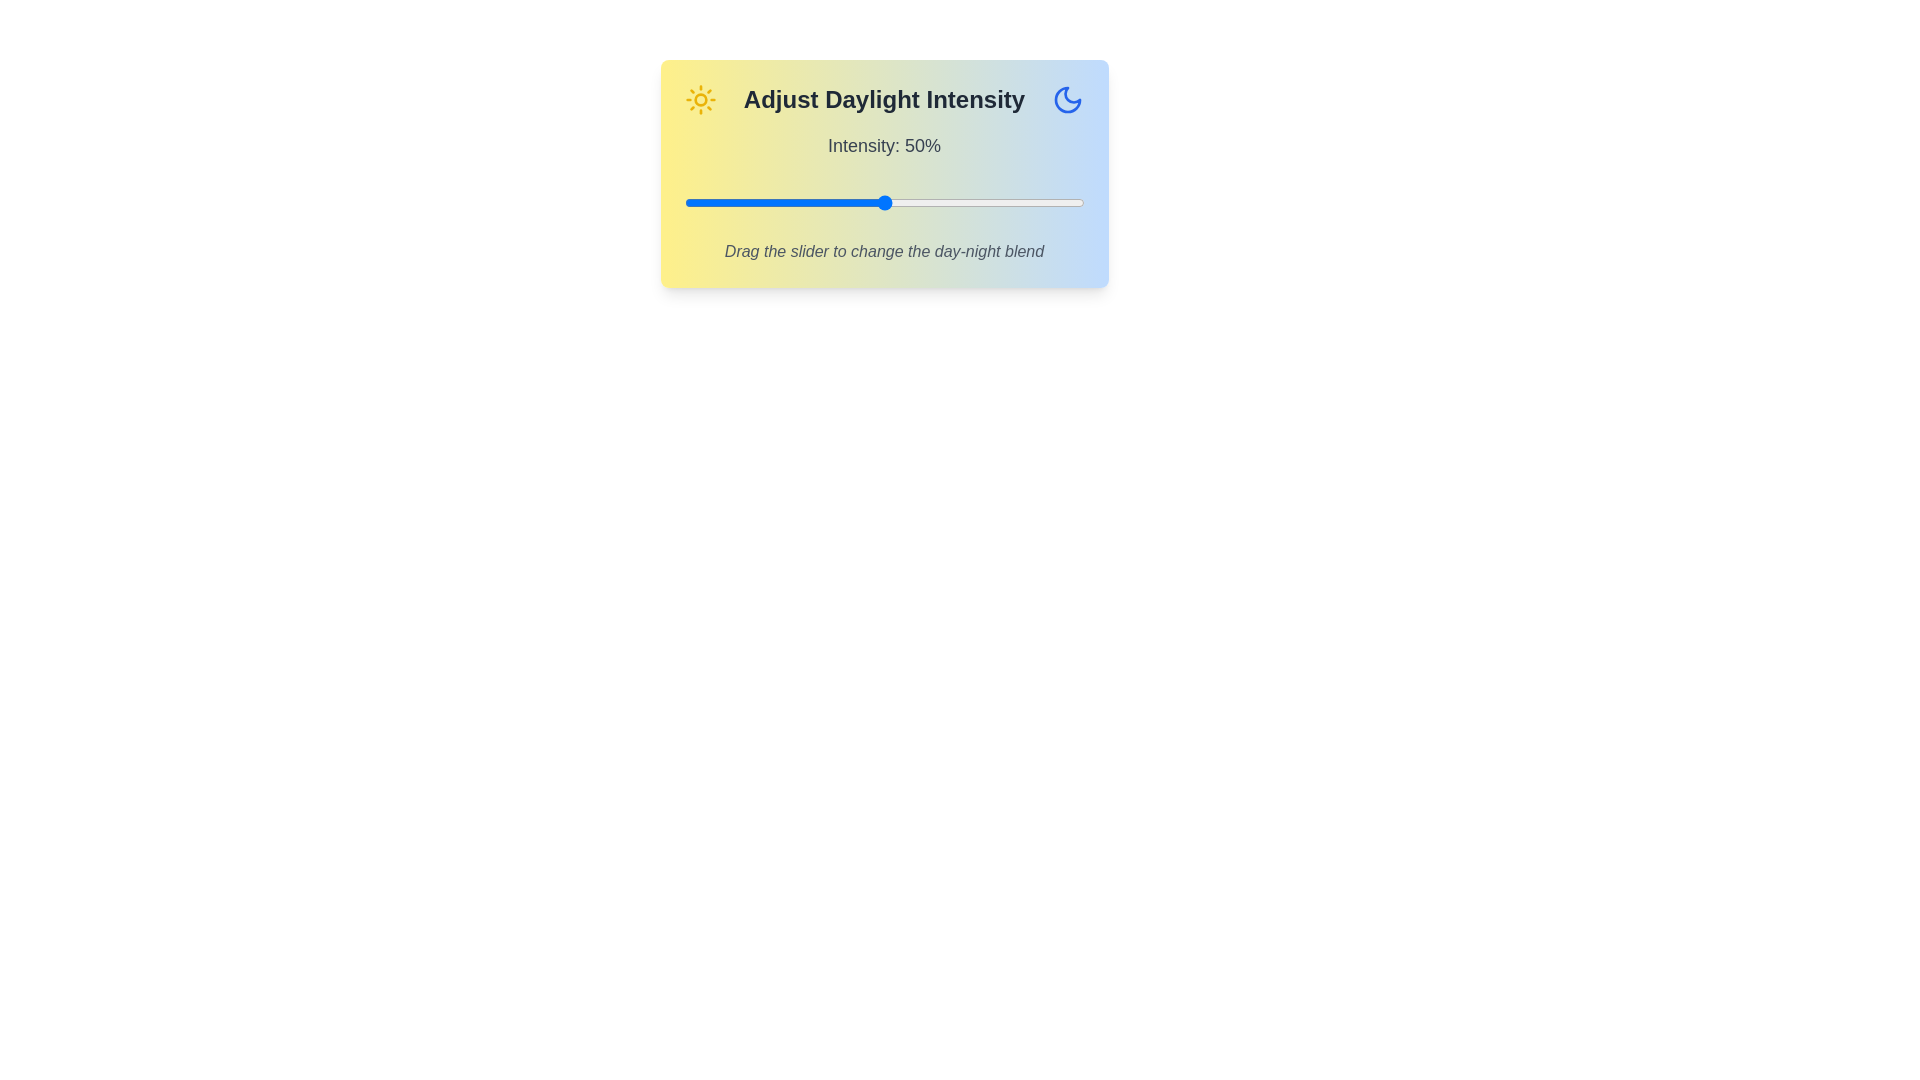 The image size is (1920, 1080). I want to click on the daylight intensity slider to 50%, so click(883, 203).